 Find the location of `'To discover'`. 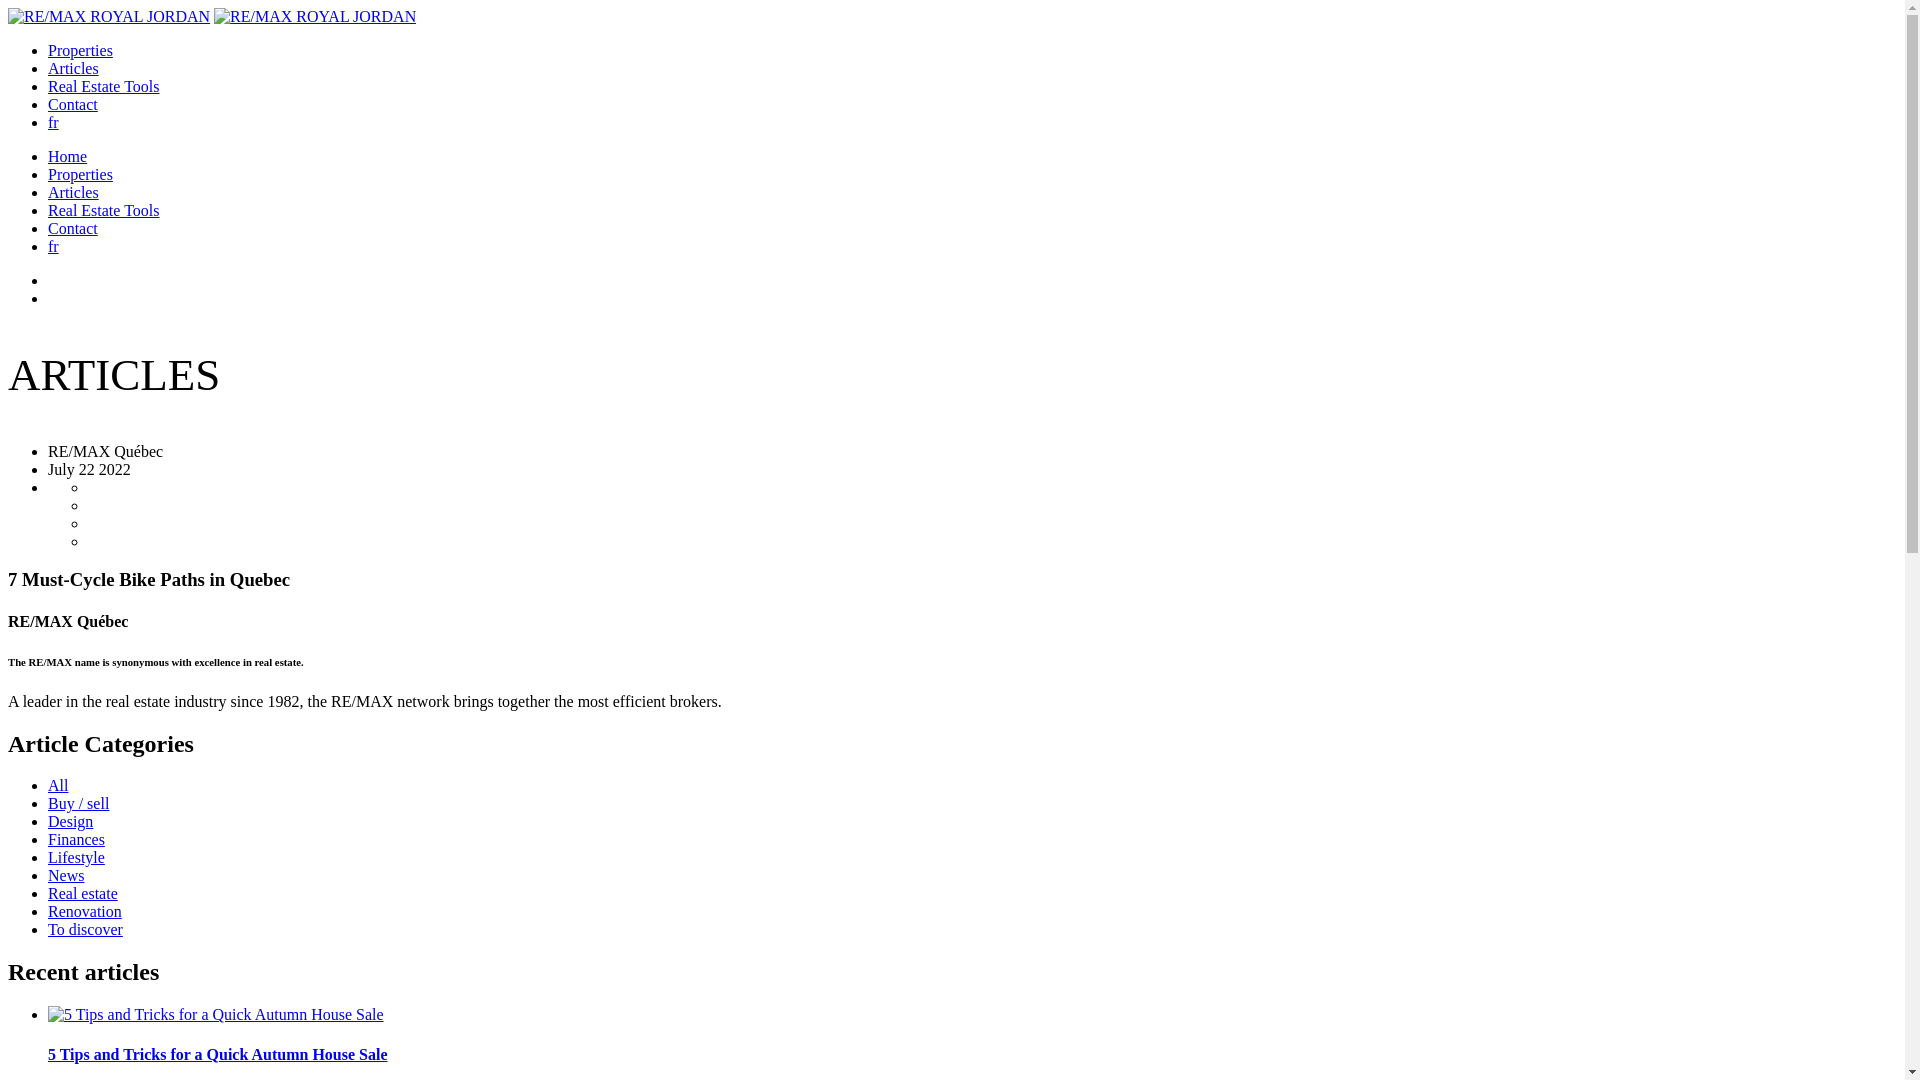

'To discover' is located at coordinates (84, 929).